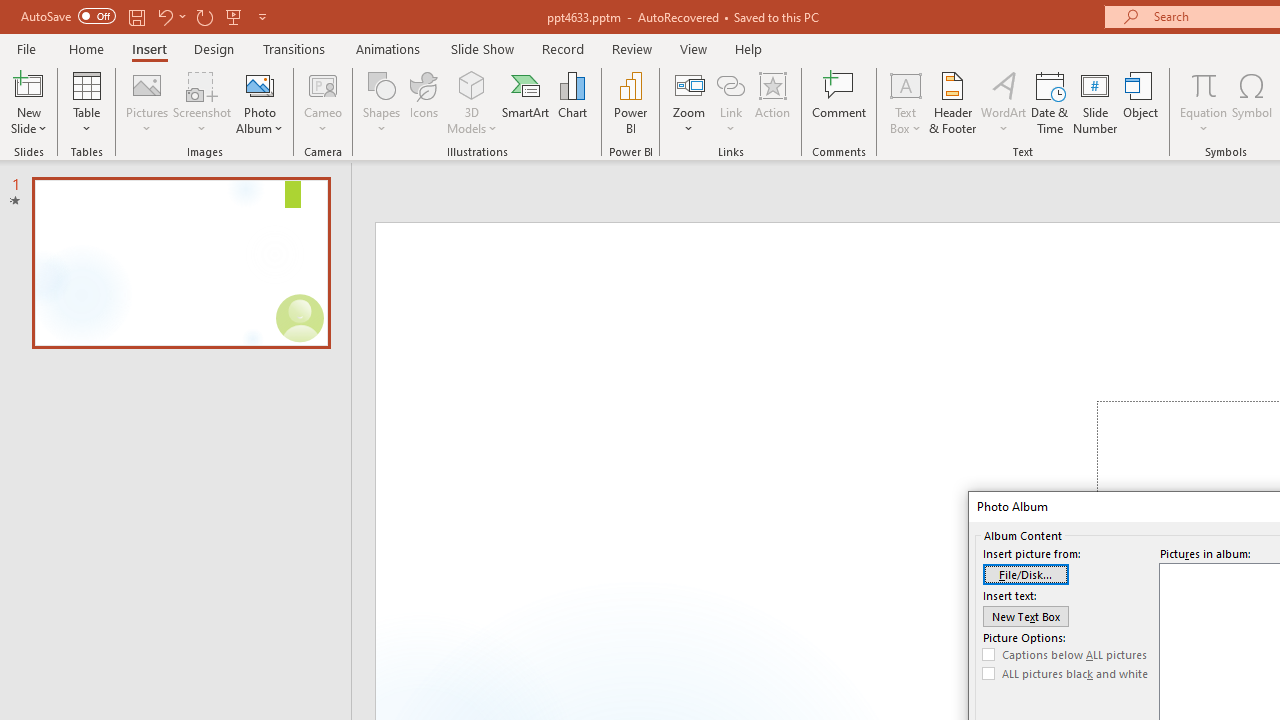  What do you see at coordinates (1202, 103) in the screenshot?
I see `'Equation'` at bounding box center [1202, 103].